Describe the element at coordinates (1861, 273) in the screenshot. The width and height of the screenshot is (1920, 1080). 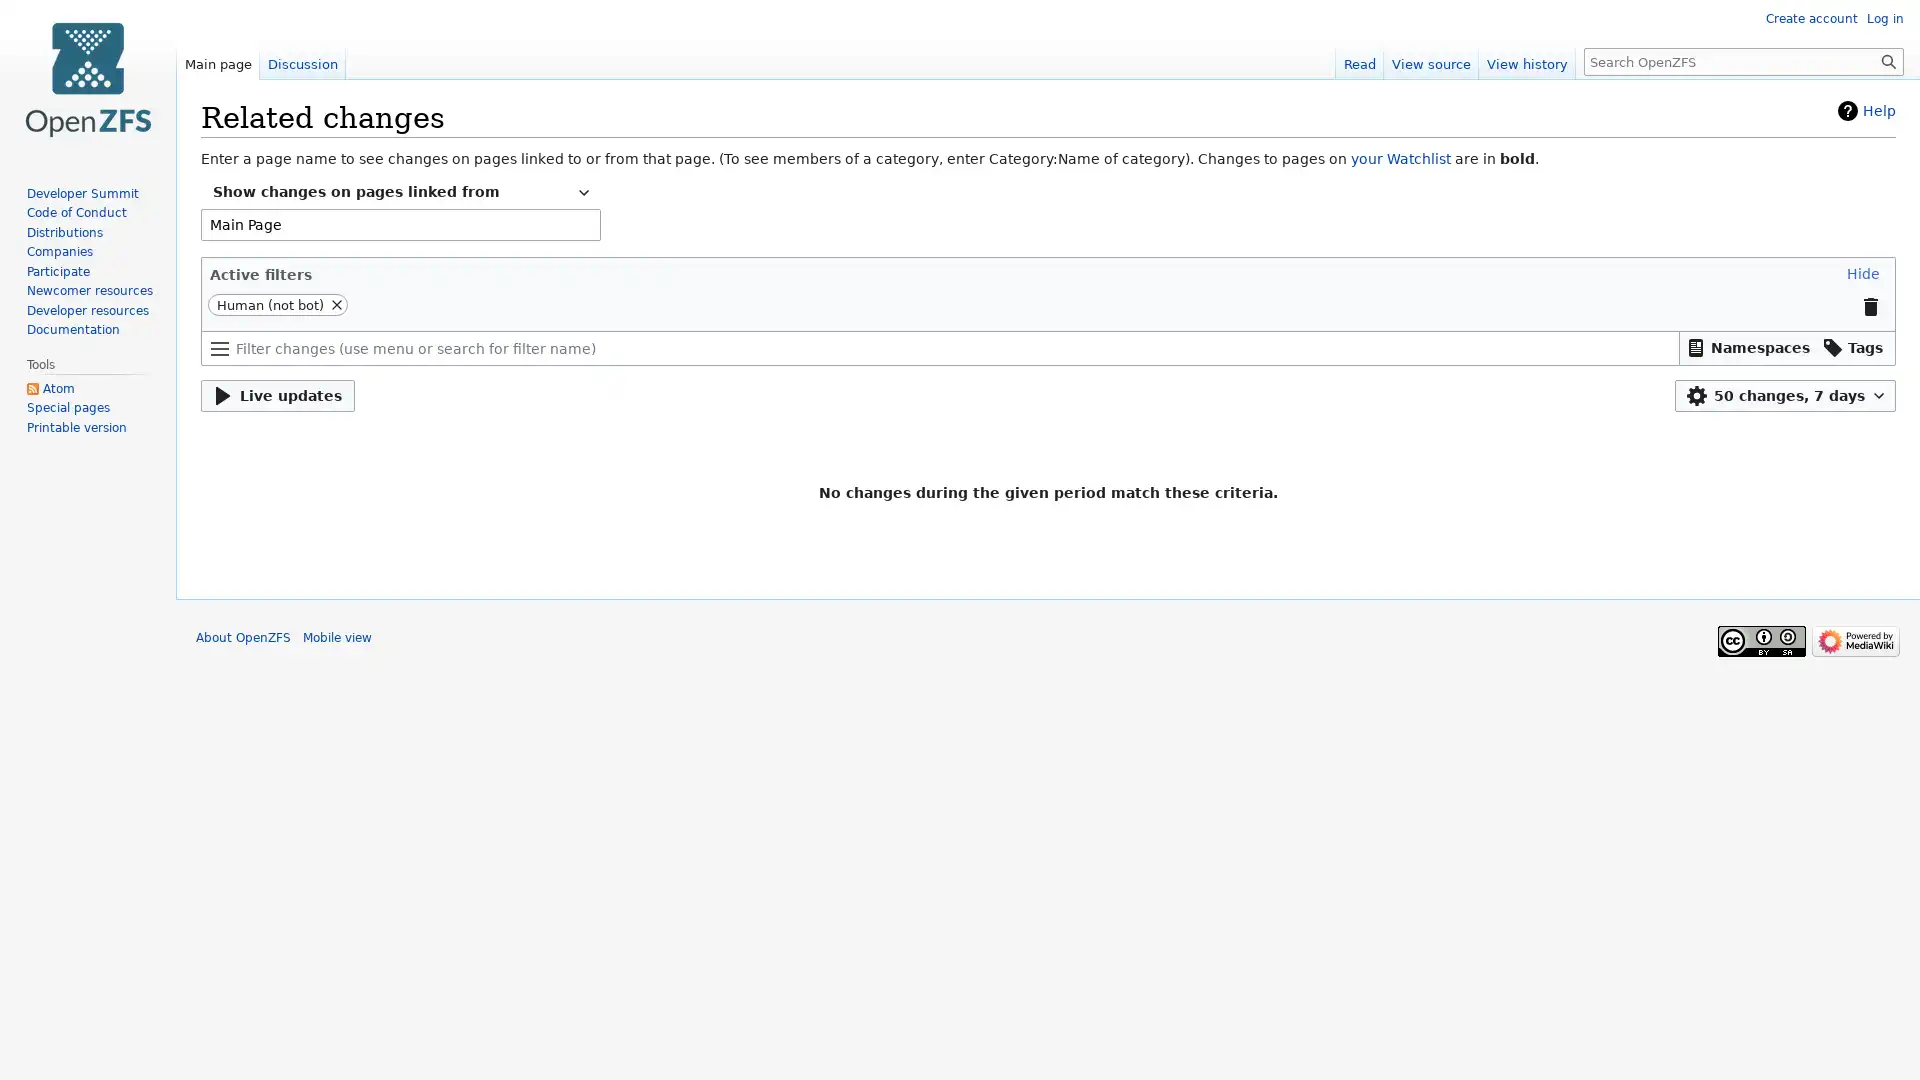
I see `Hide` at that location.